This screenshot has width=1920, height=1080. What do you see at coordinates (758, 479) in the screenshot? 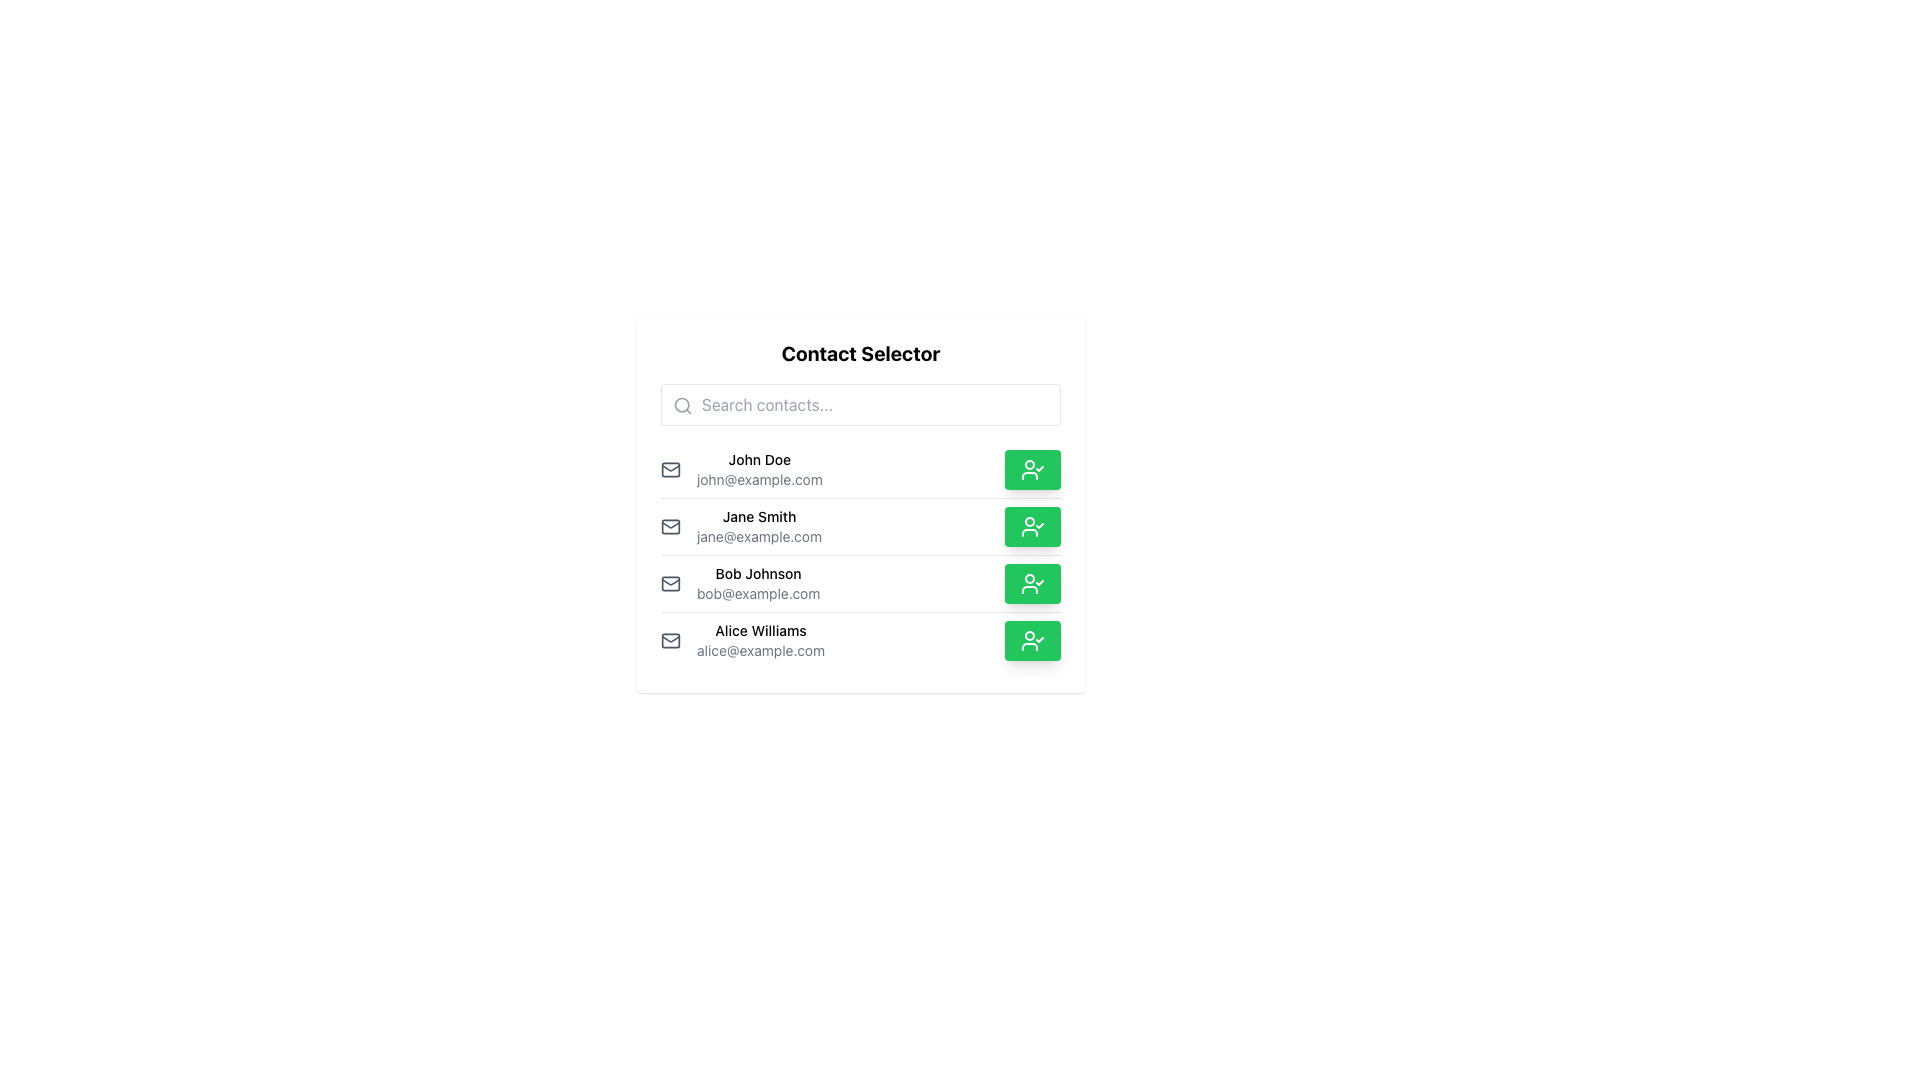
I see `the text label displaying the email address associated with the contact 'John Doe'` at bounding box center [758, 479].